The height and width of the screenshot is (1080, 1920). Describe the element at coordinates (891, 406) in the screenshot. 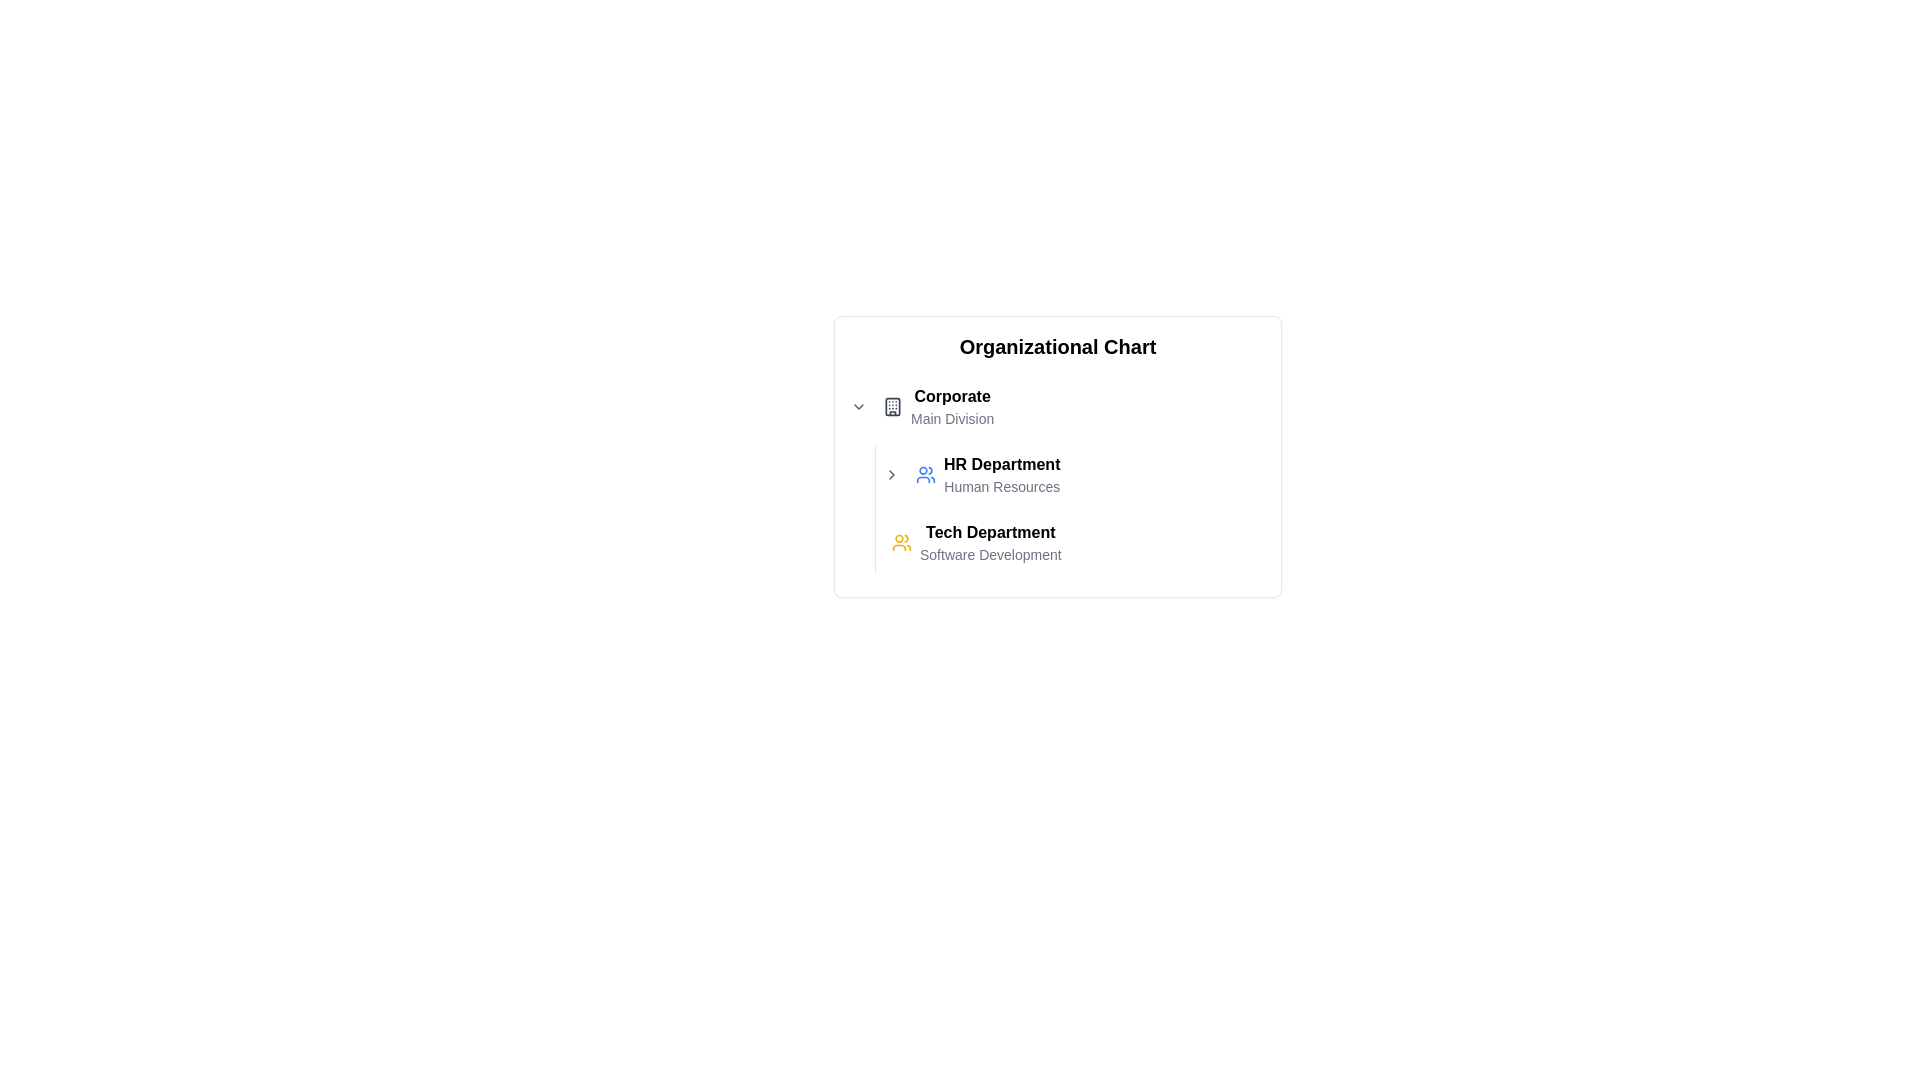

I see `the 20x20 pixel building icon, which has a dark gray filled rectangular base and small circular features, located to the left of the text 'Corporate' and 'Main Division'` at that location.